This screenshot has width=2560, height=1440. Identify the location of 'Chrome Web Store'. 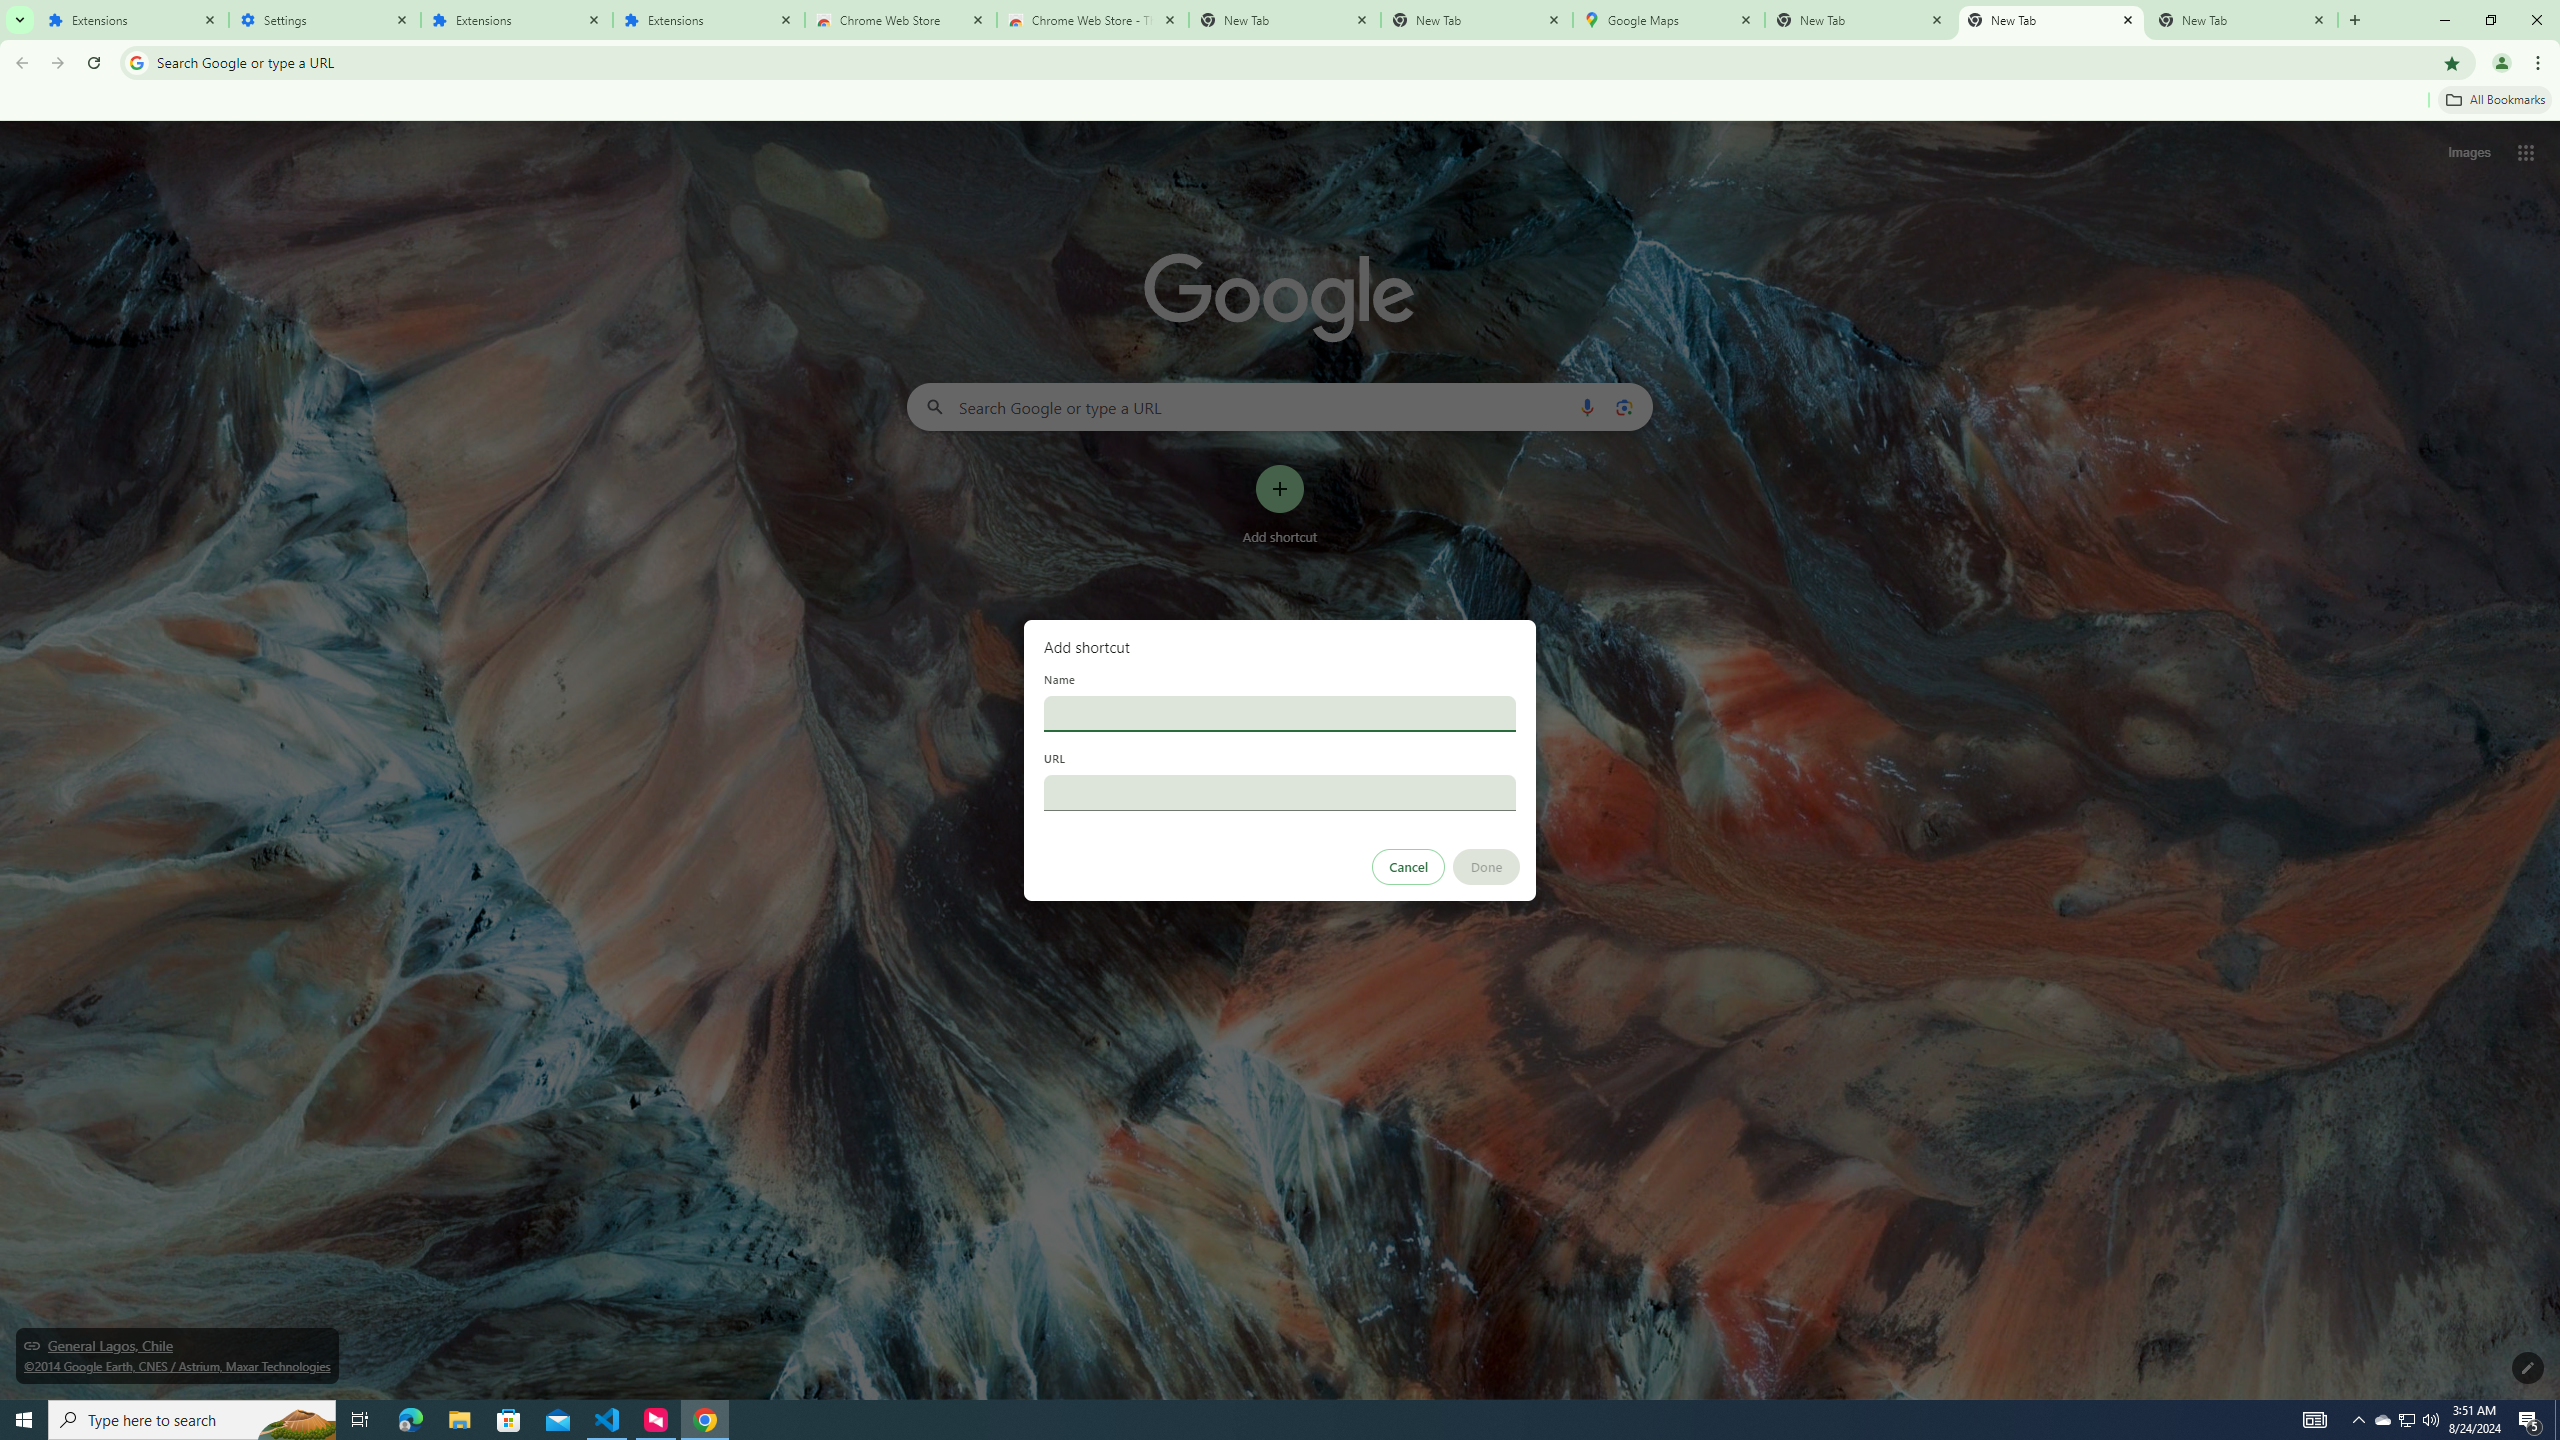
(900, 19).